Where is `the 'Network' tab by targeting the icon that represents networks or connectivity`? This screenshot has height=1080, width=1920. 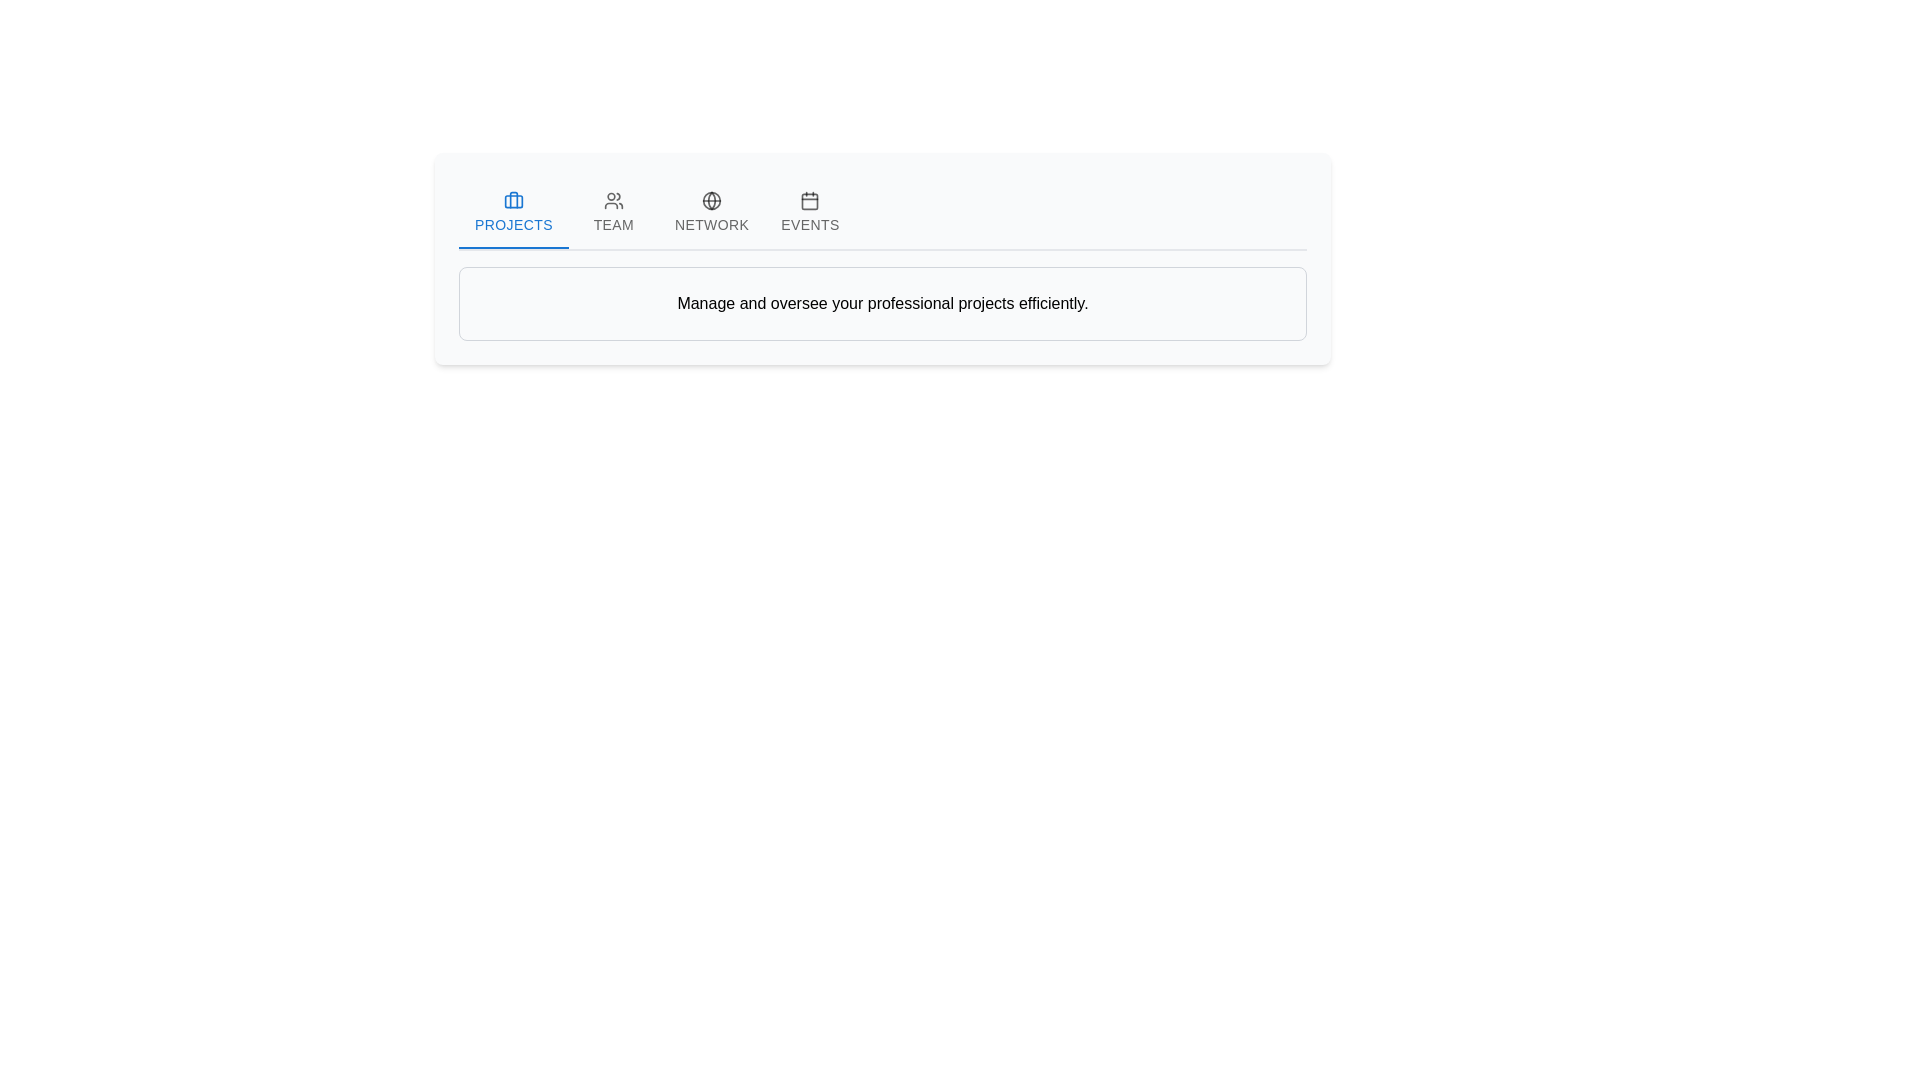 the 'Network' tab by targeting the icon that represents networks or connectivity is located at coordinates (712, 201).